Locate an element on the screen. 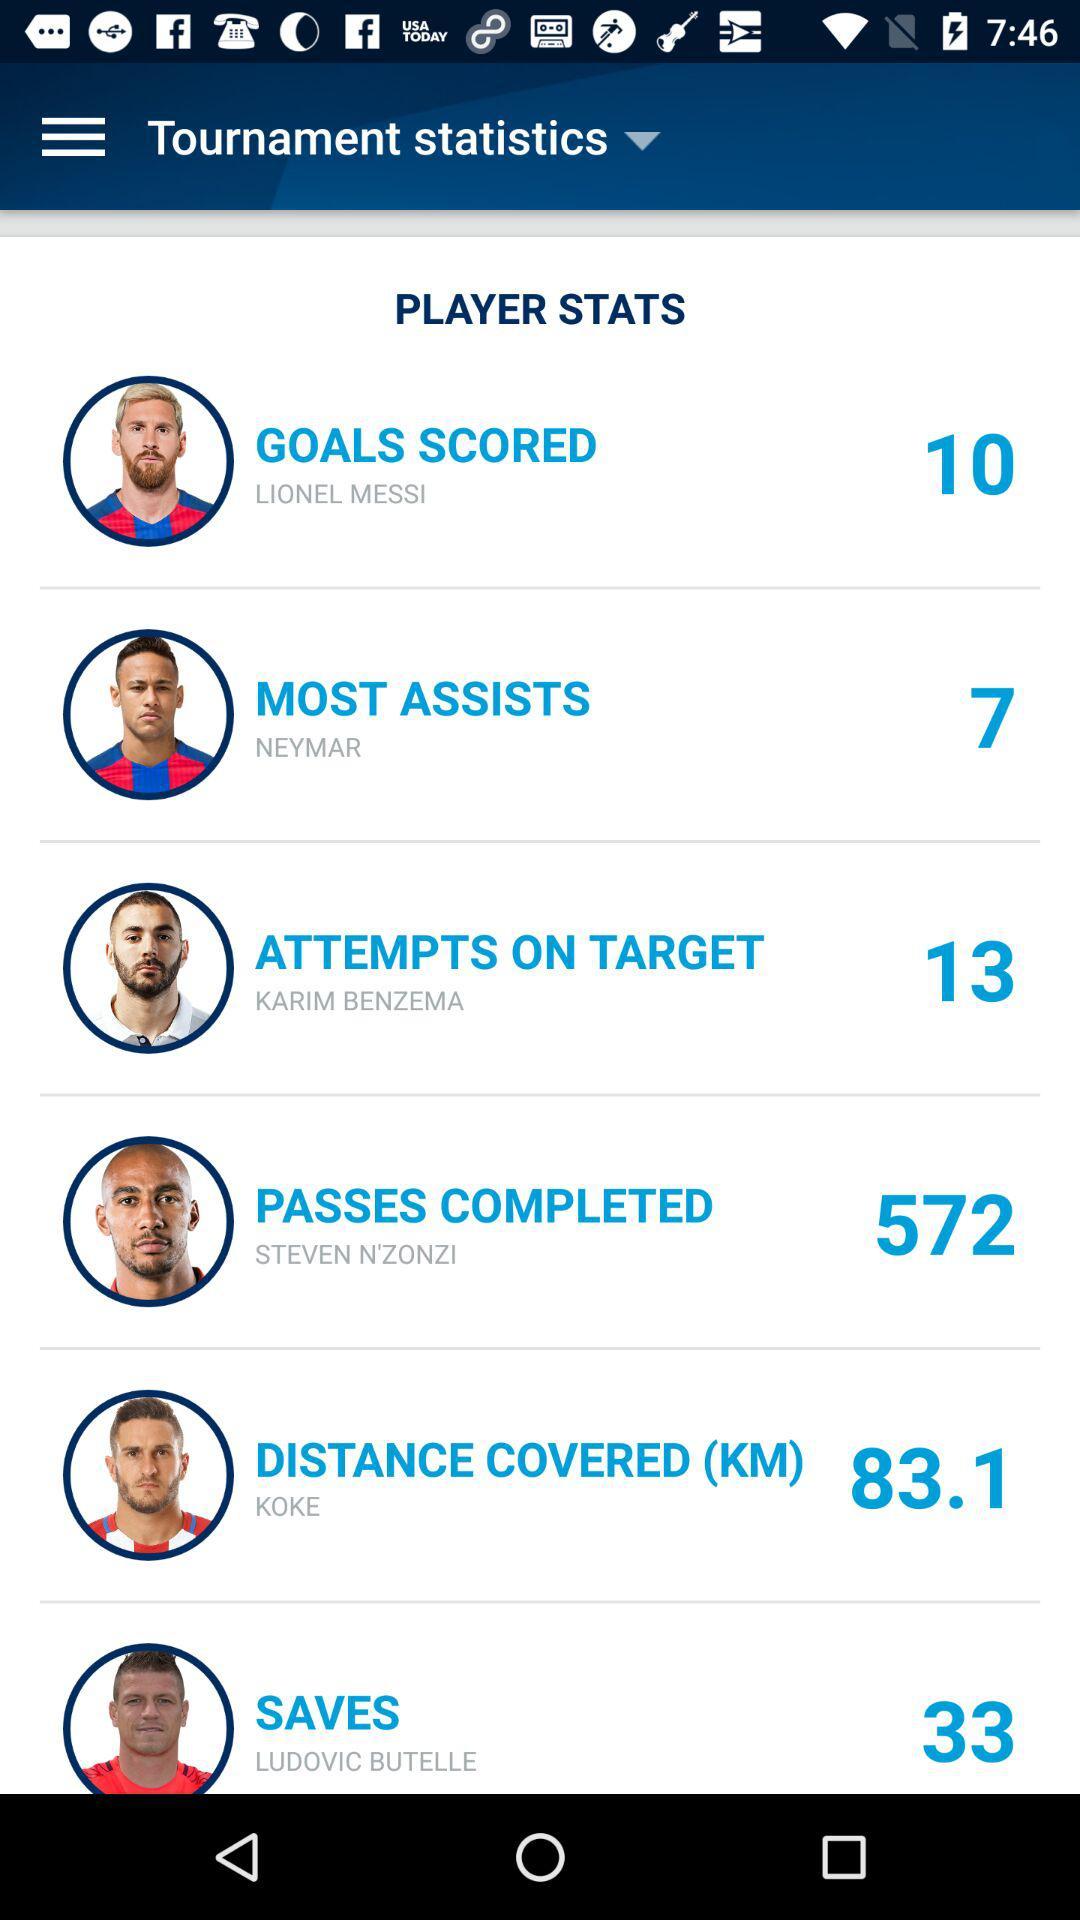 This screenshot has height=1920, width=1080. the item next to tournament statistics item is located at coordinates (72, 135).